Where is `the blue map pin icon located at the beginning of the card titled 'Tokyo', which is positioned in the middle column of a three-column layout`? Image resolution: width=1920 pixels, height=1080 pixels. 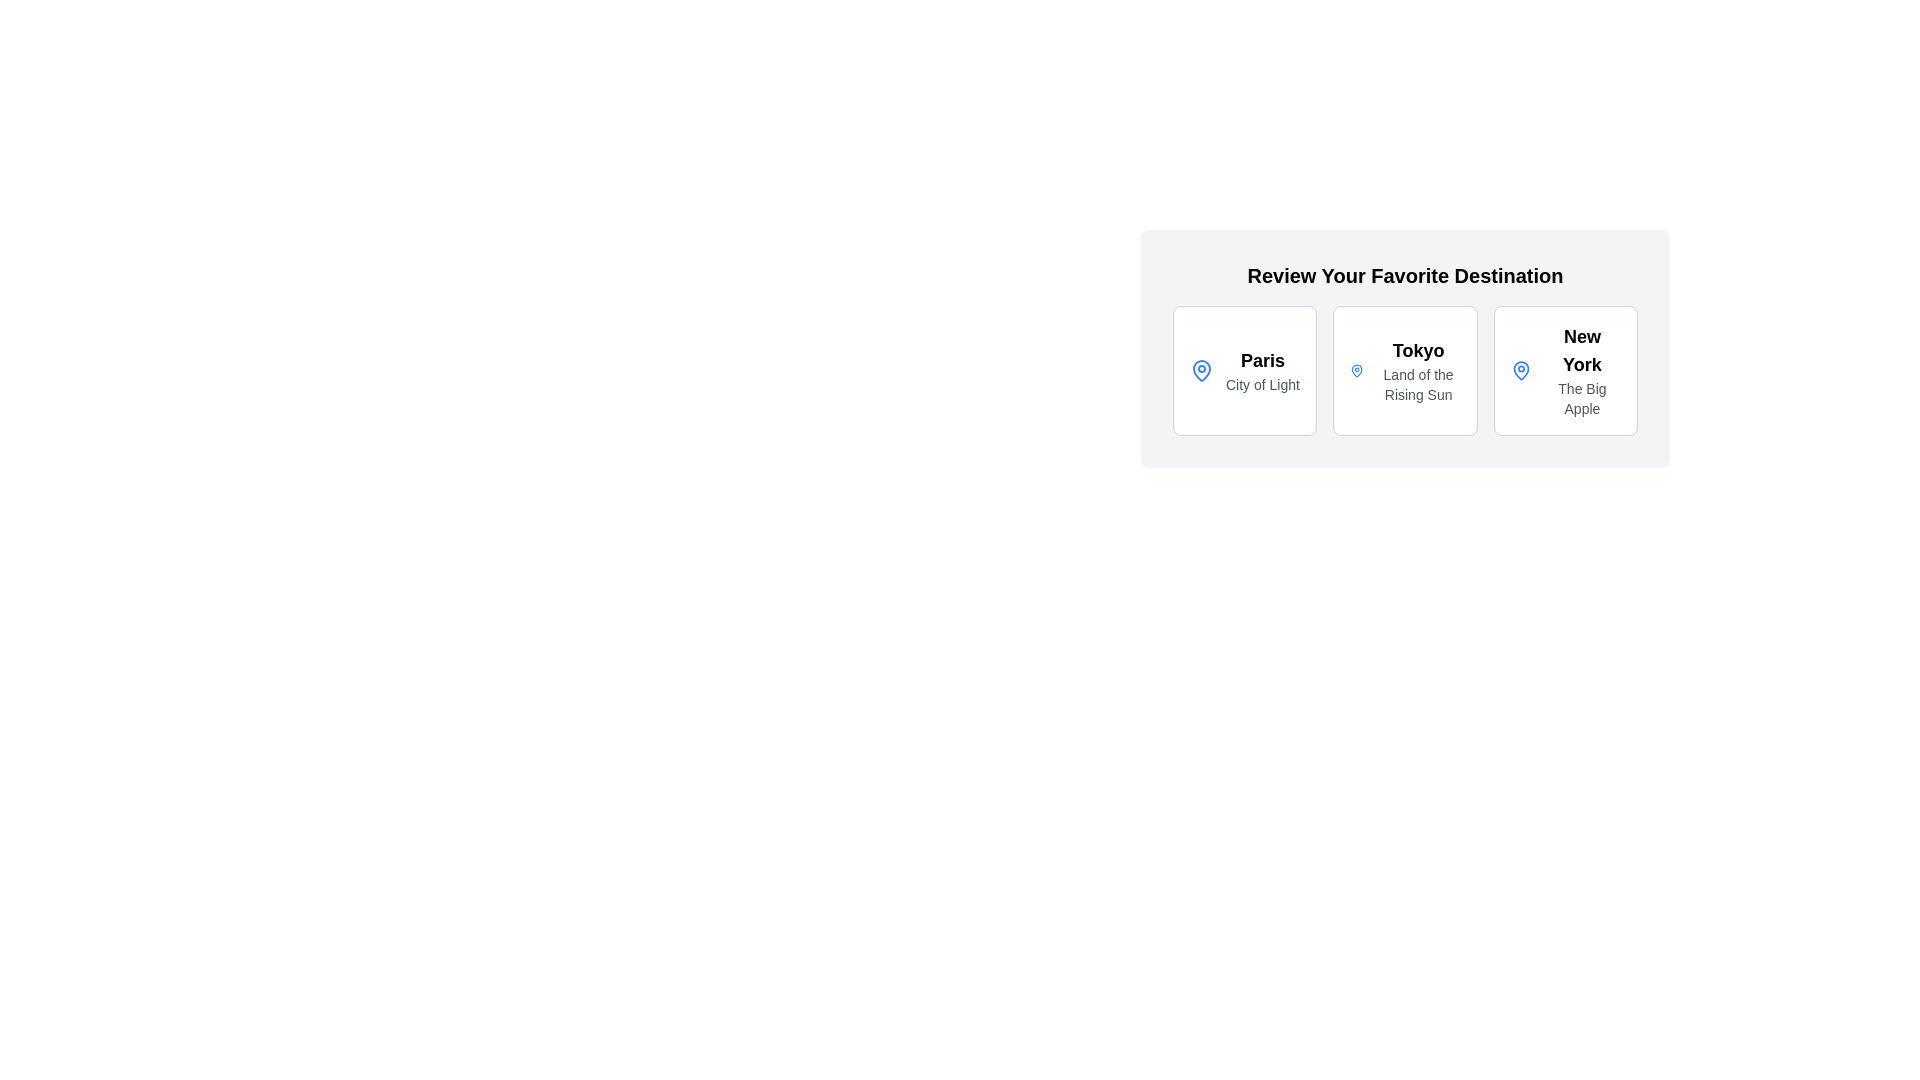 the blue map pin icon located at the beginning of the card titled 'Tokyo', which is positioned in the middle column of a three-column layout is located at coordinates (1357, 370).